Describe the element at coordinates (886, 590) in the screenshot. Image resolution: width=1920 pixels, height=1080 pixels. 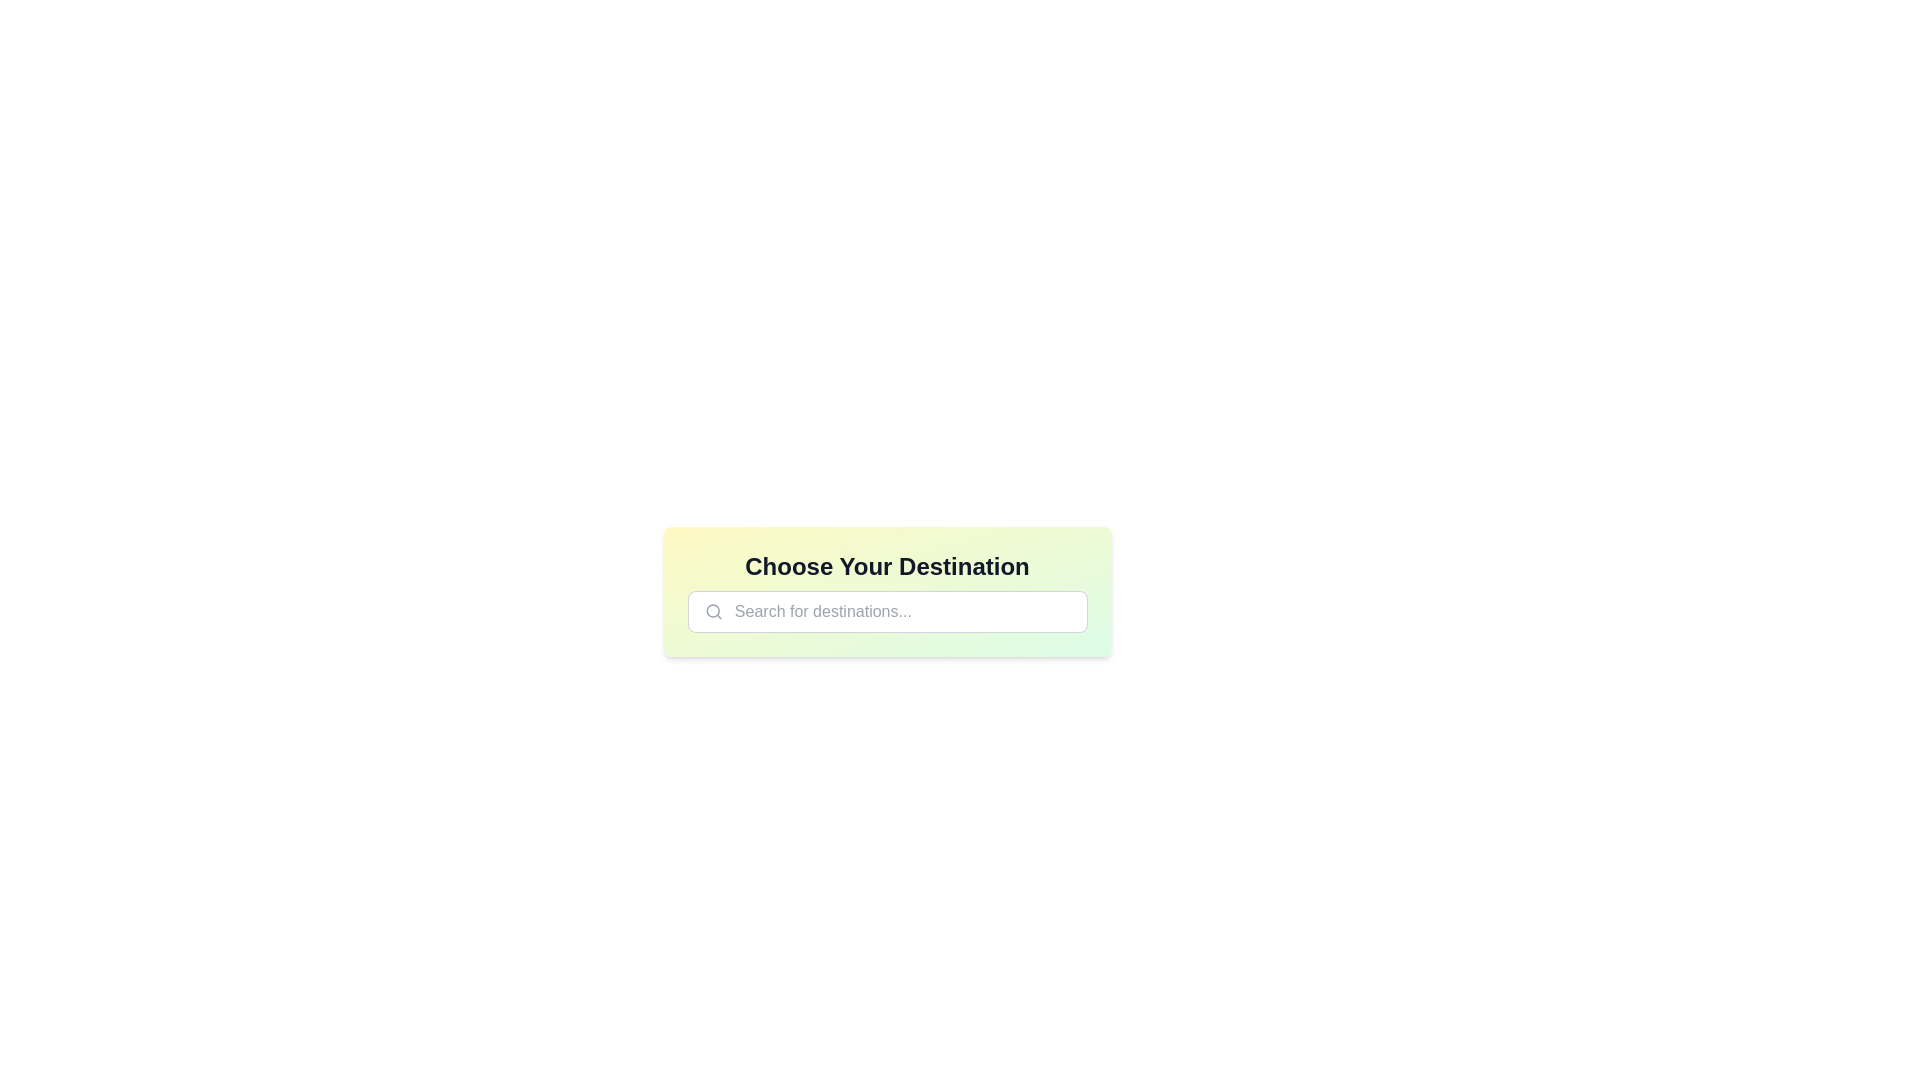
I see `the magnifying glass icon located within the search interface card that contains a text input and a title` at that location.